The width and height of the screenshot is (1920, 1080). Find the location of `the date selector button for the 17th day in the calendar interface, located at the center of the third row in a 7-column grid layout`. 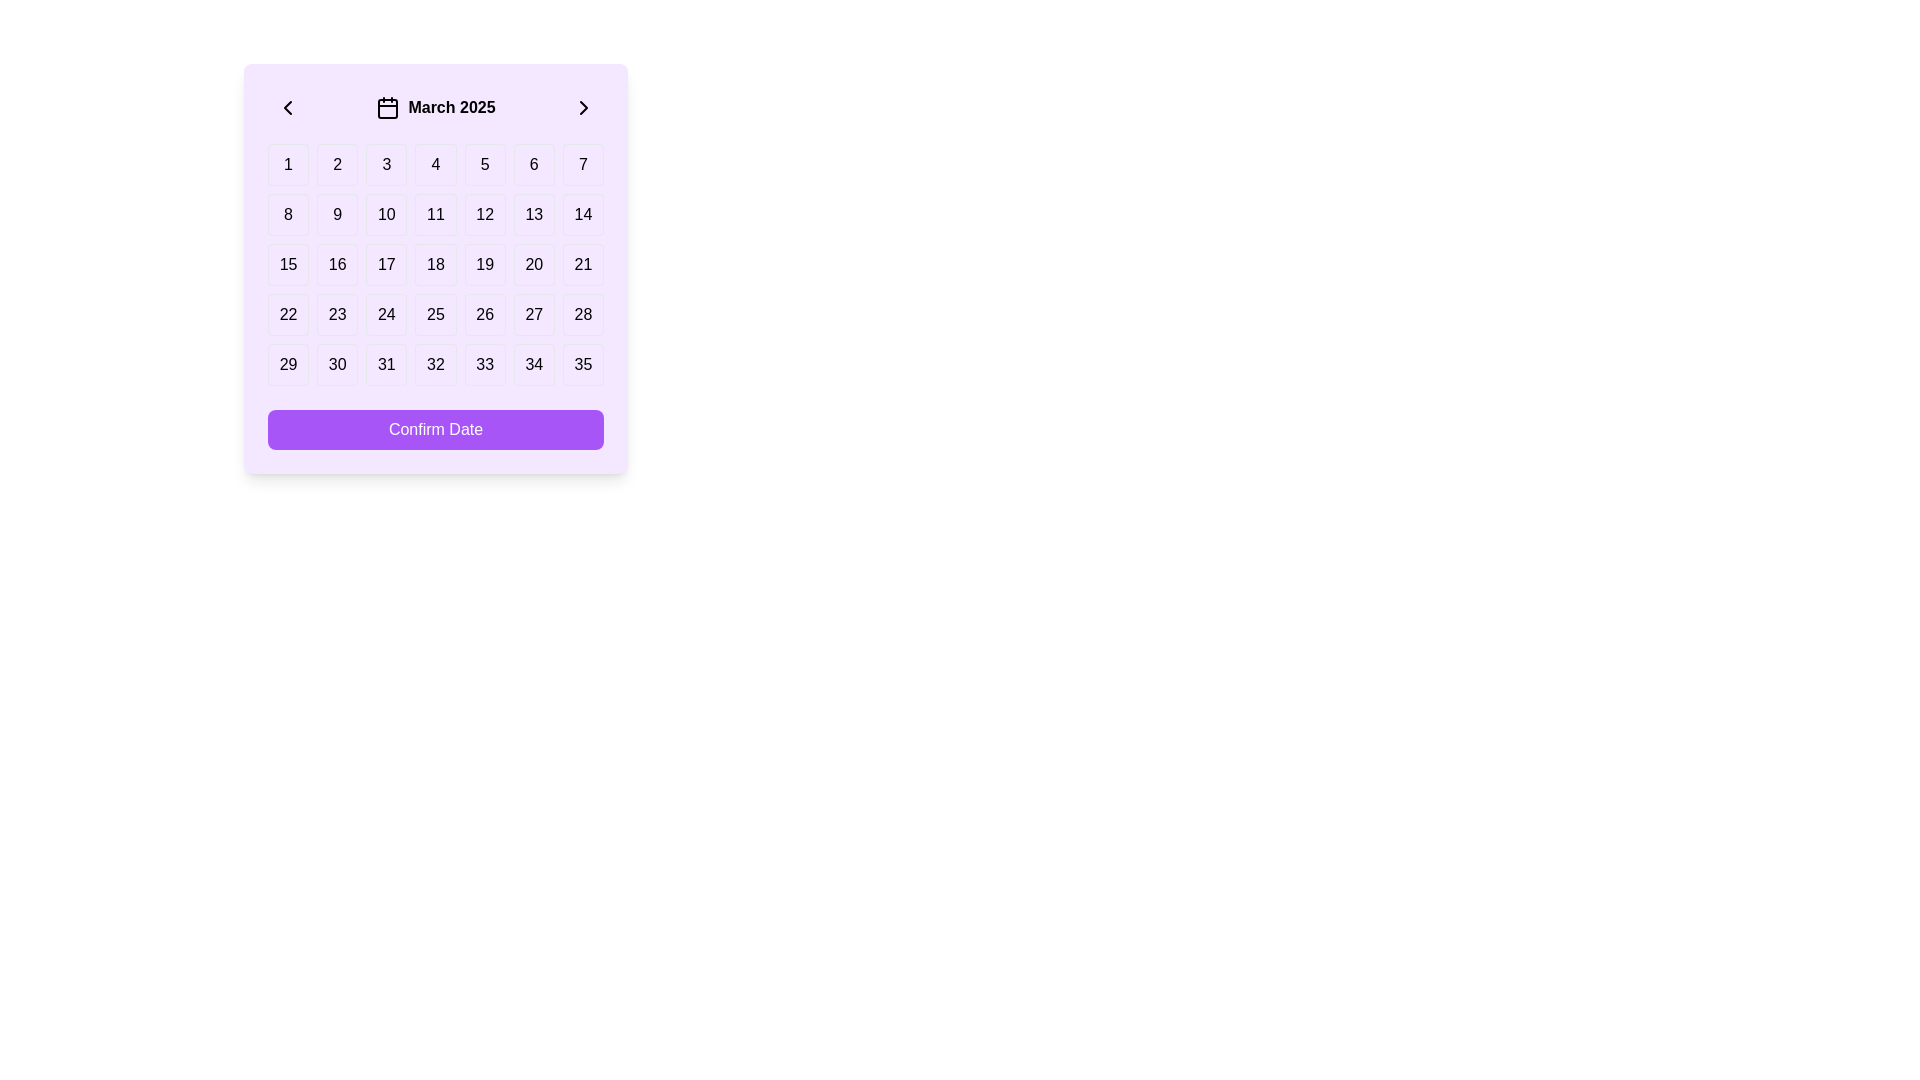

the date selector button for the 17th day in the calendar interface, located at the center of the third row in a 7-column grid layout is located at coordinates (386, 264).